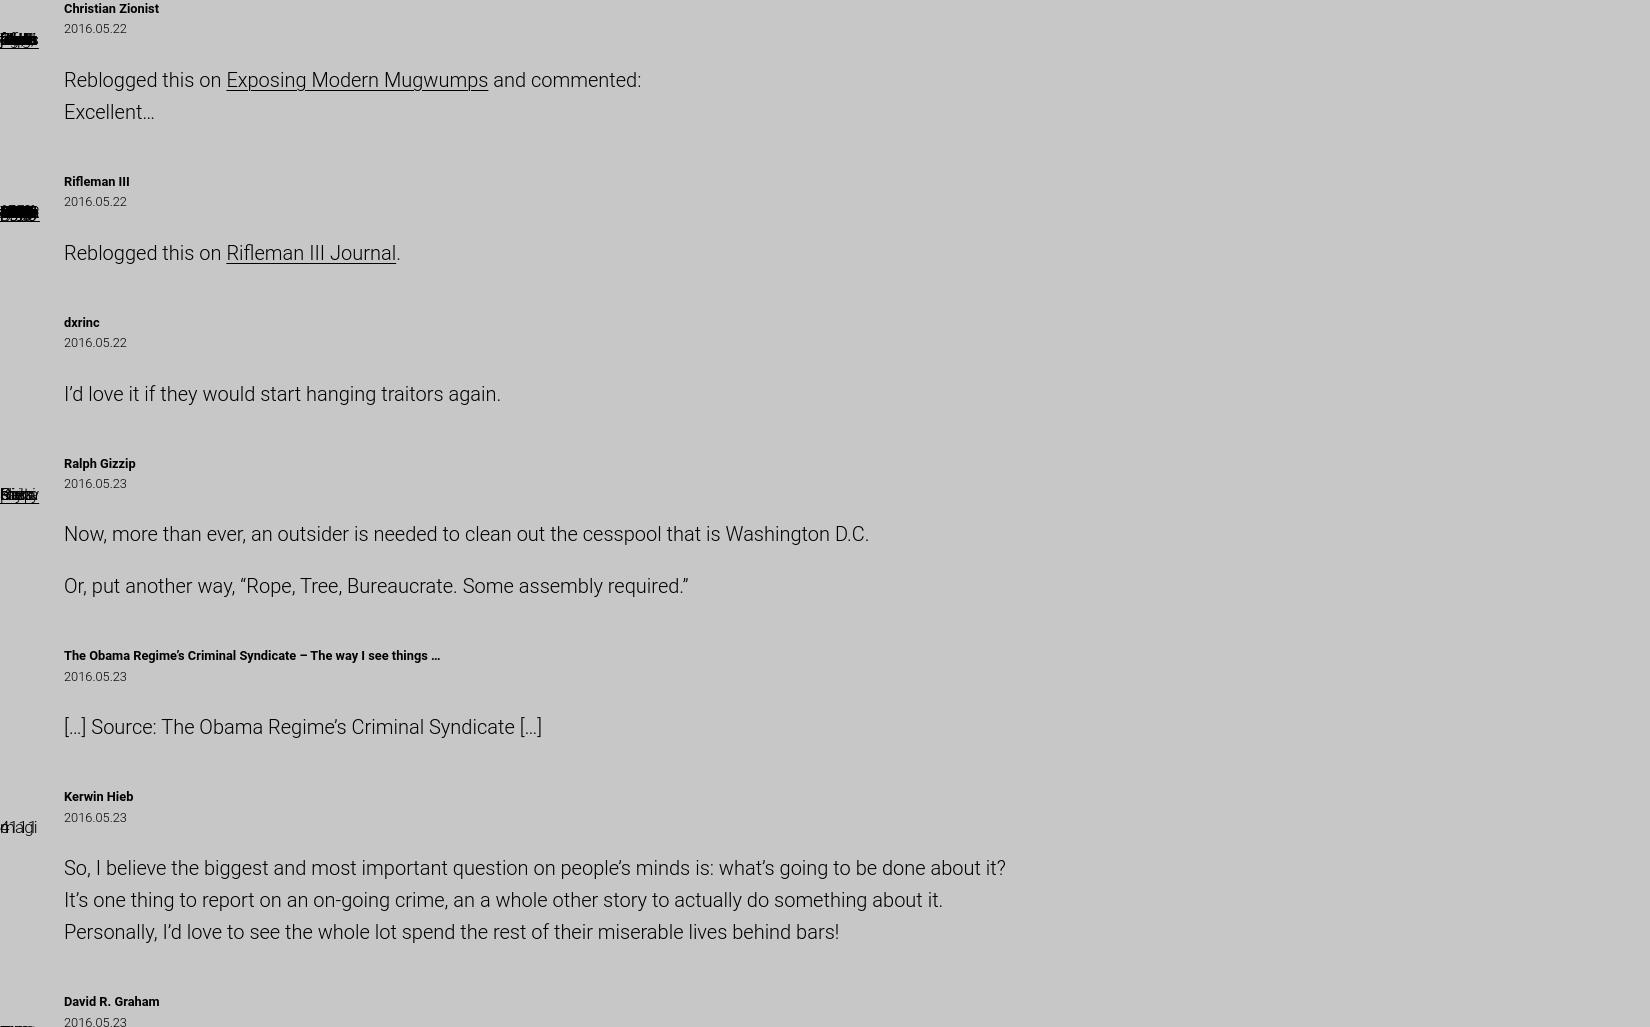 This screenshot has width=1650, height=1027. Describe the element at coordinates (96, 179) in the screenshot. I see `'Rifleman III'` at that location.